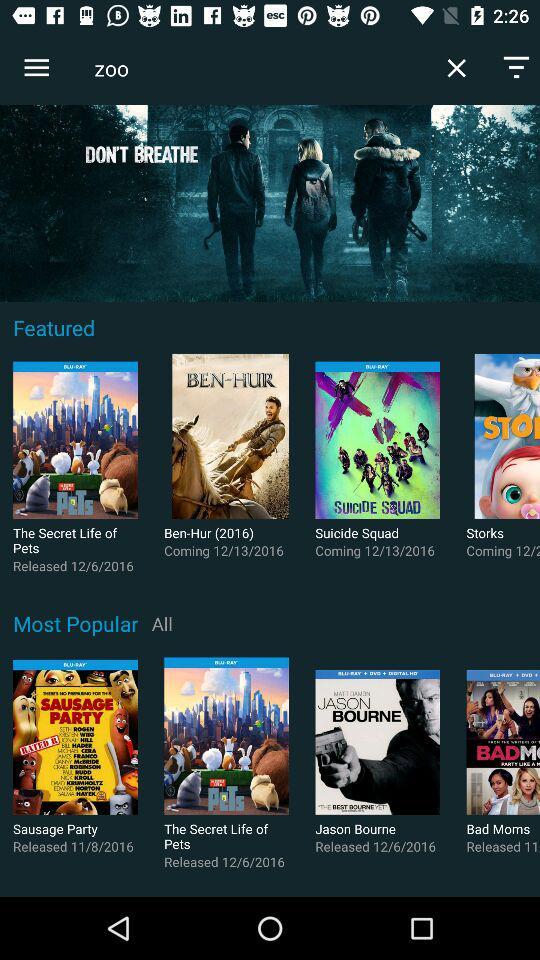 This screenshot has height=960, width=540. I want to click on item to the right of the zoo icon, so click(456, 68).